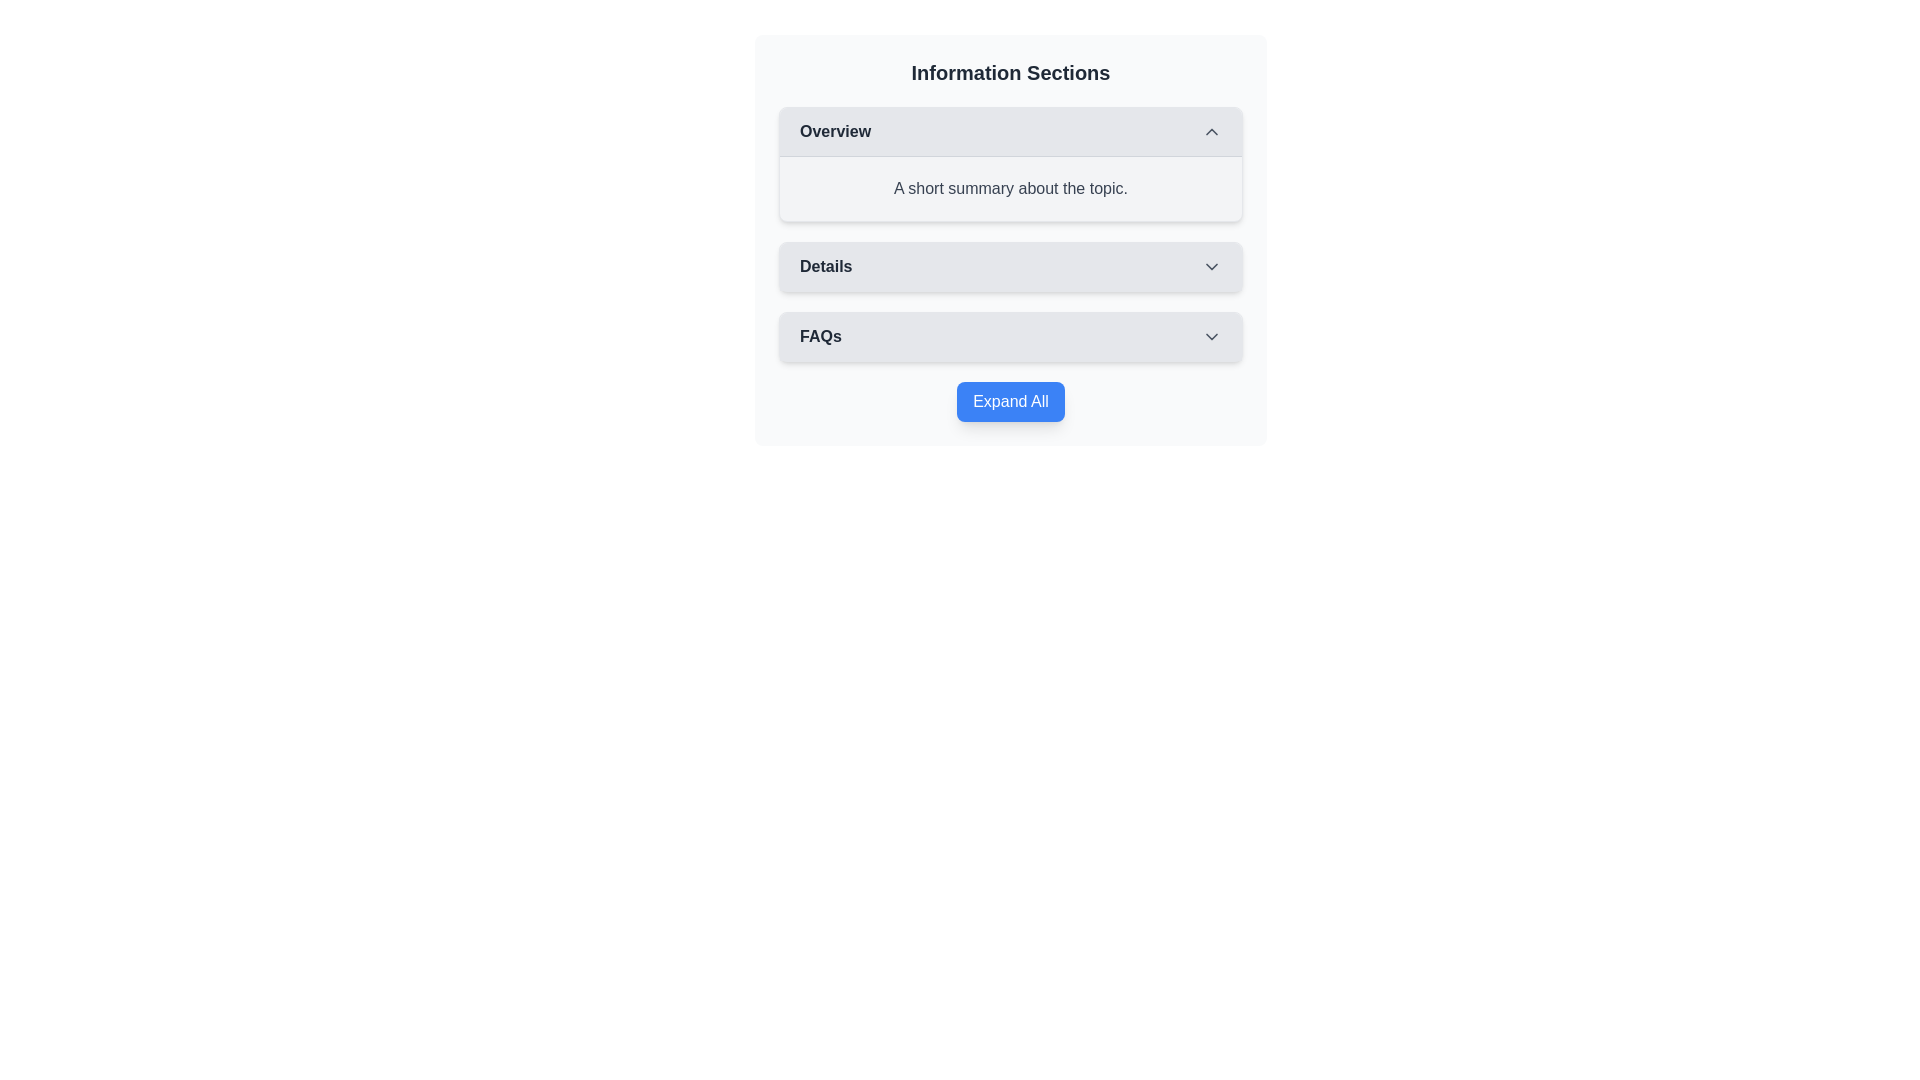  Describe the element at coordinates (1011, 188) in the screenshot. I see `the Text Block displaying 'A short summary about the topic.' located in the 'Overview' section, directly below the header 'Overview.'` at that location.